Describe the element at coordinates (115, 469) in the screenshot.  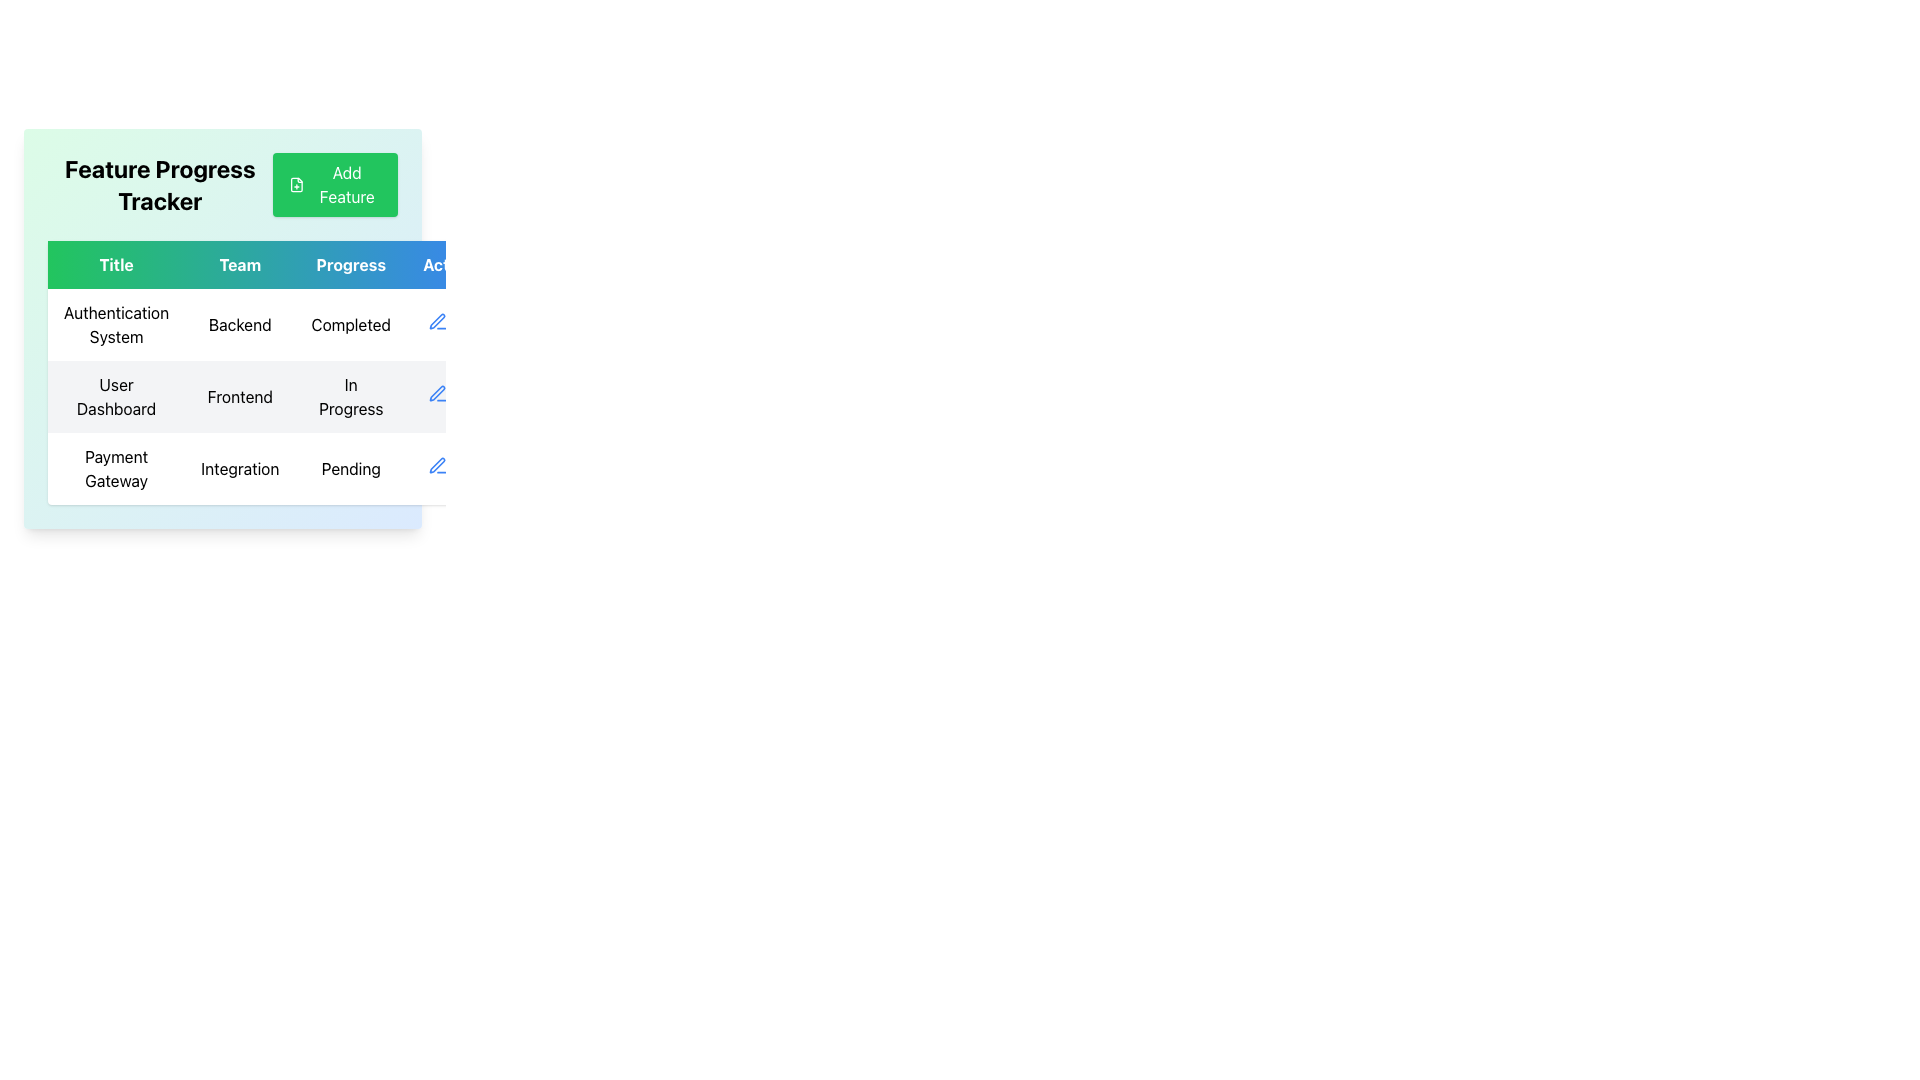
I see `the text label reading 'Payment Gateway', which is the first column in the second row of a structured table layout` at that location.